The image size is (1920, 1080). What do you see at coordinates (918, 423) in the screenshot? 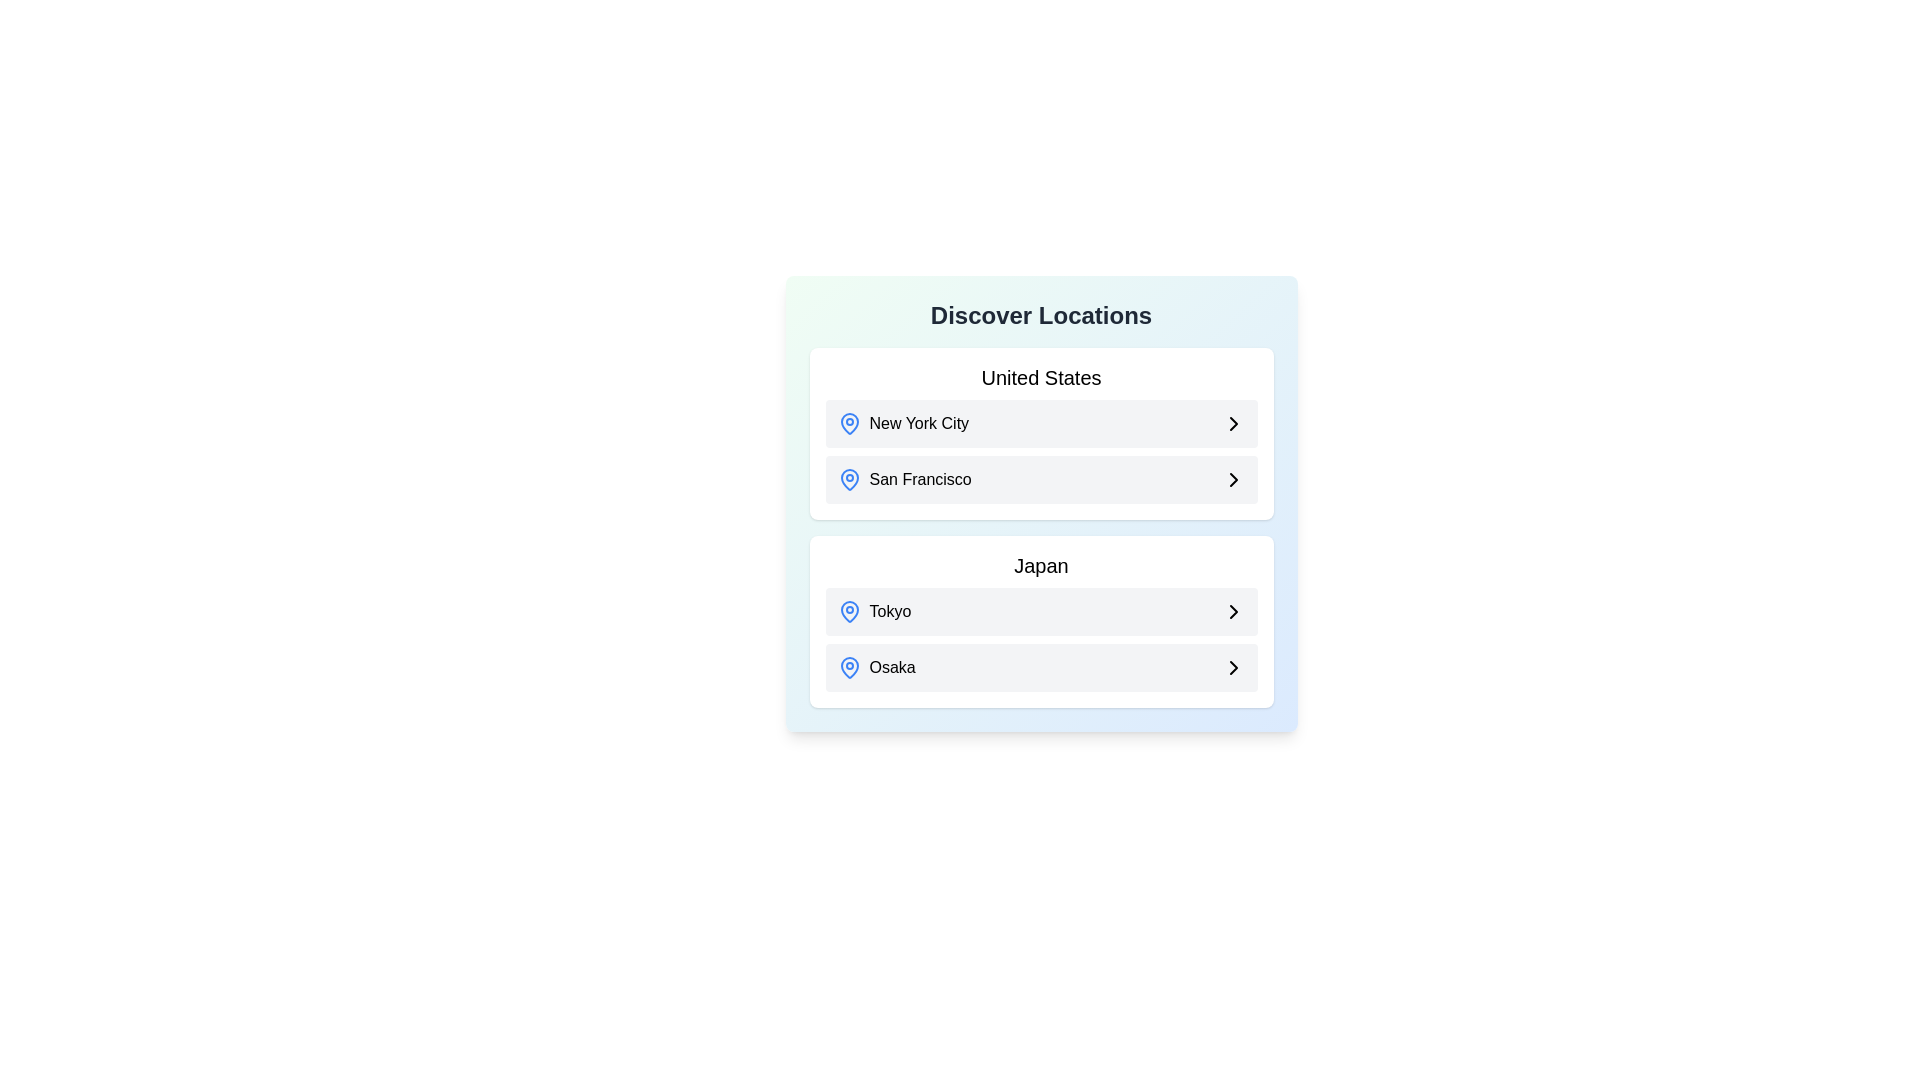
I see `the 'New York City' text label in the 'Discover Locations' panel` at bounding box center [918, 423].